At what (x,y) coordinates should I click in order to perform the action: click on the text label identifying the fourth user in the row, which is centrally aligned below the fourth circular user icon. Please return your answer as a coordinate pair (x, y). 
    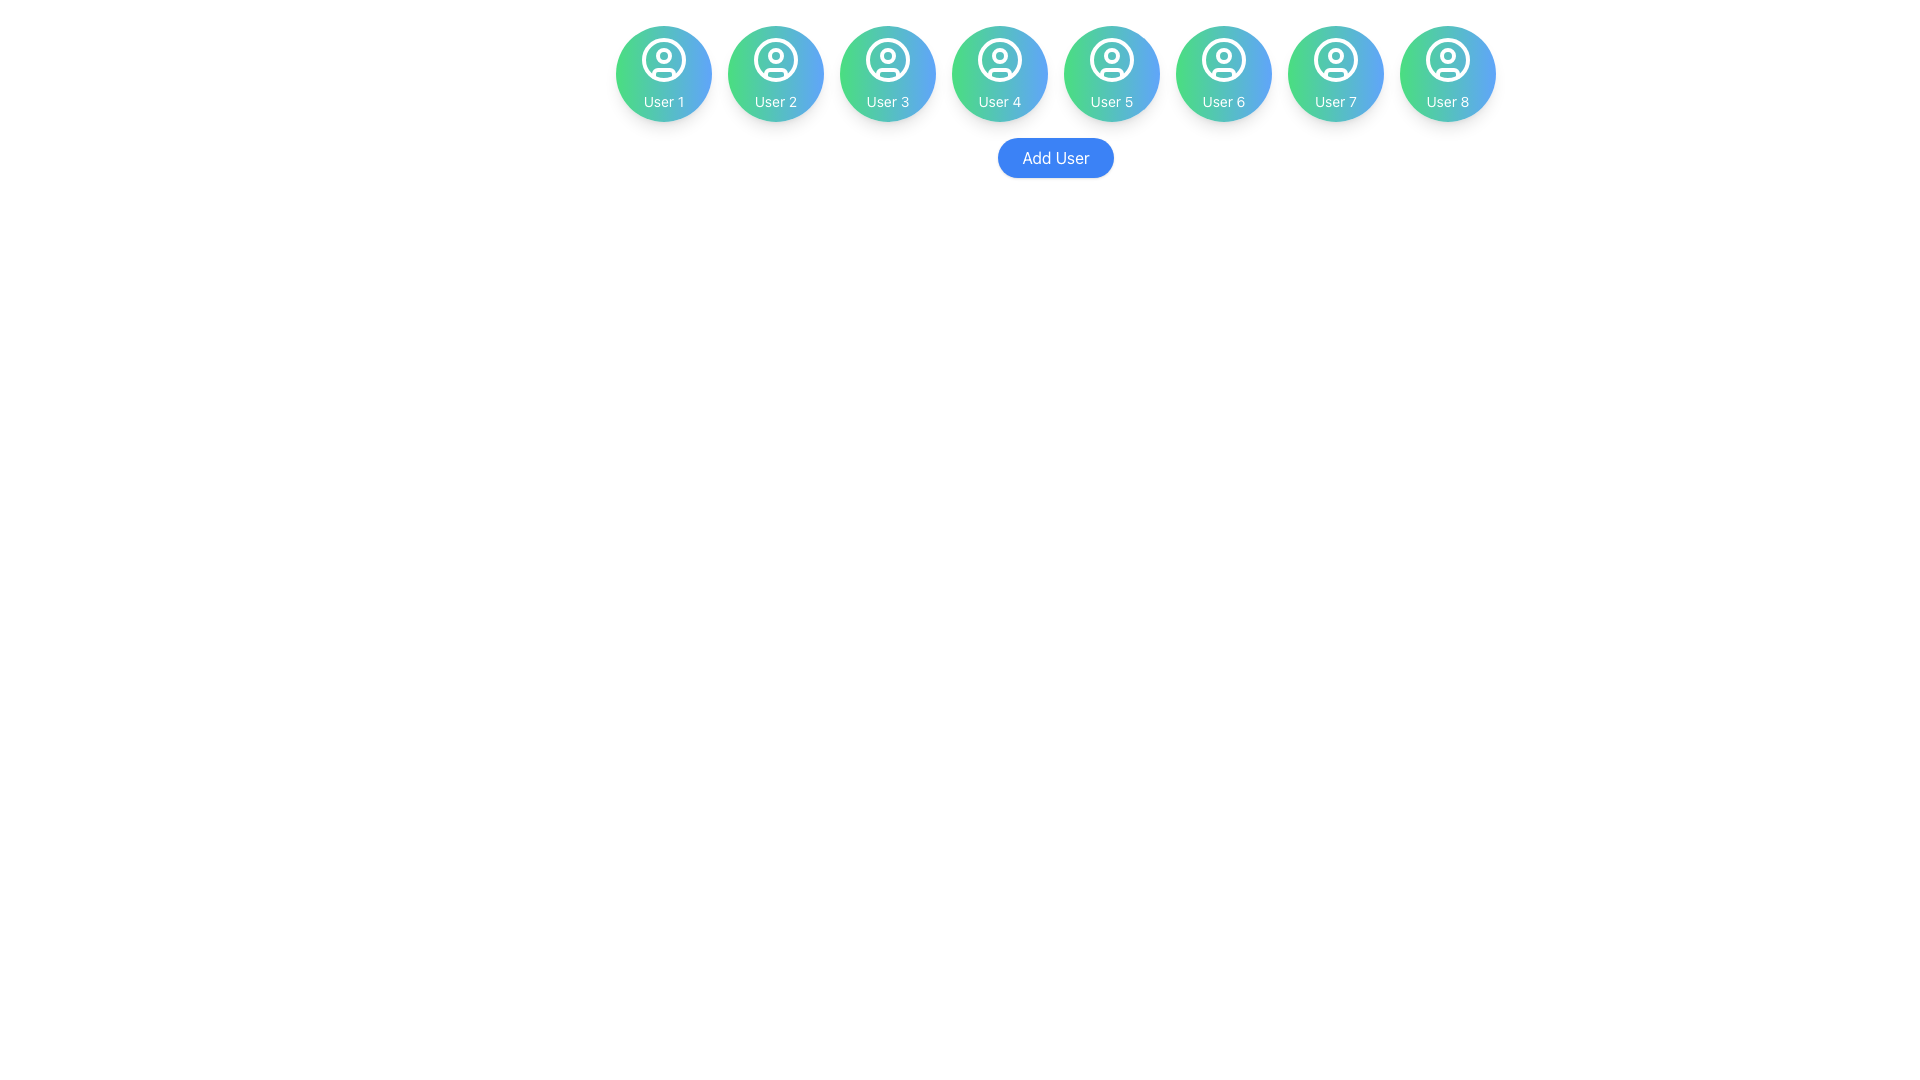
    Looking at the image, I should click on (999, 101).